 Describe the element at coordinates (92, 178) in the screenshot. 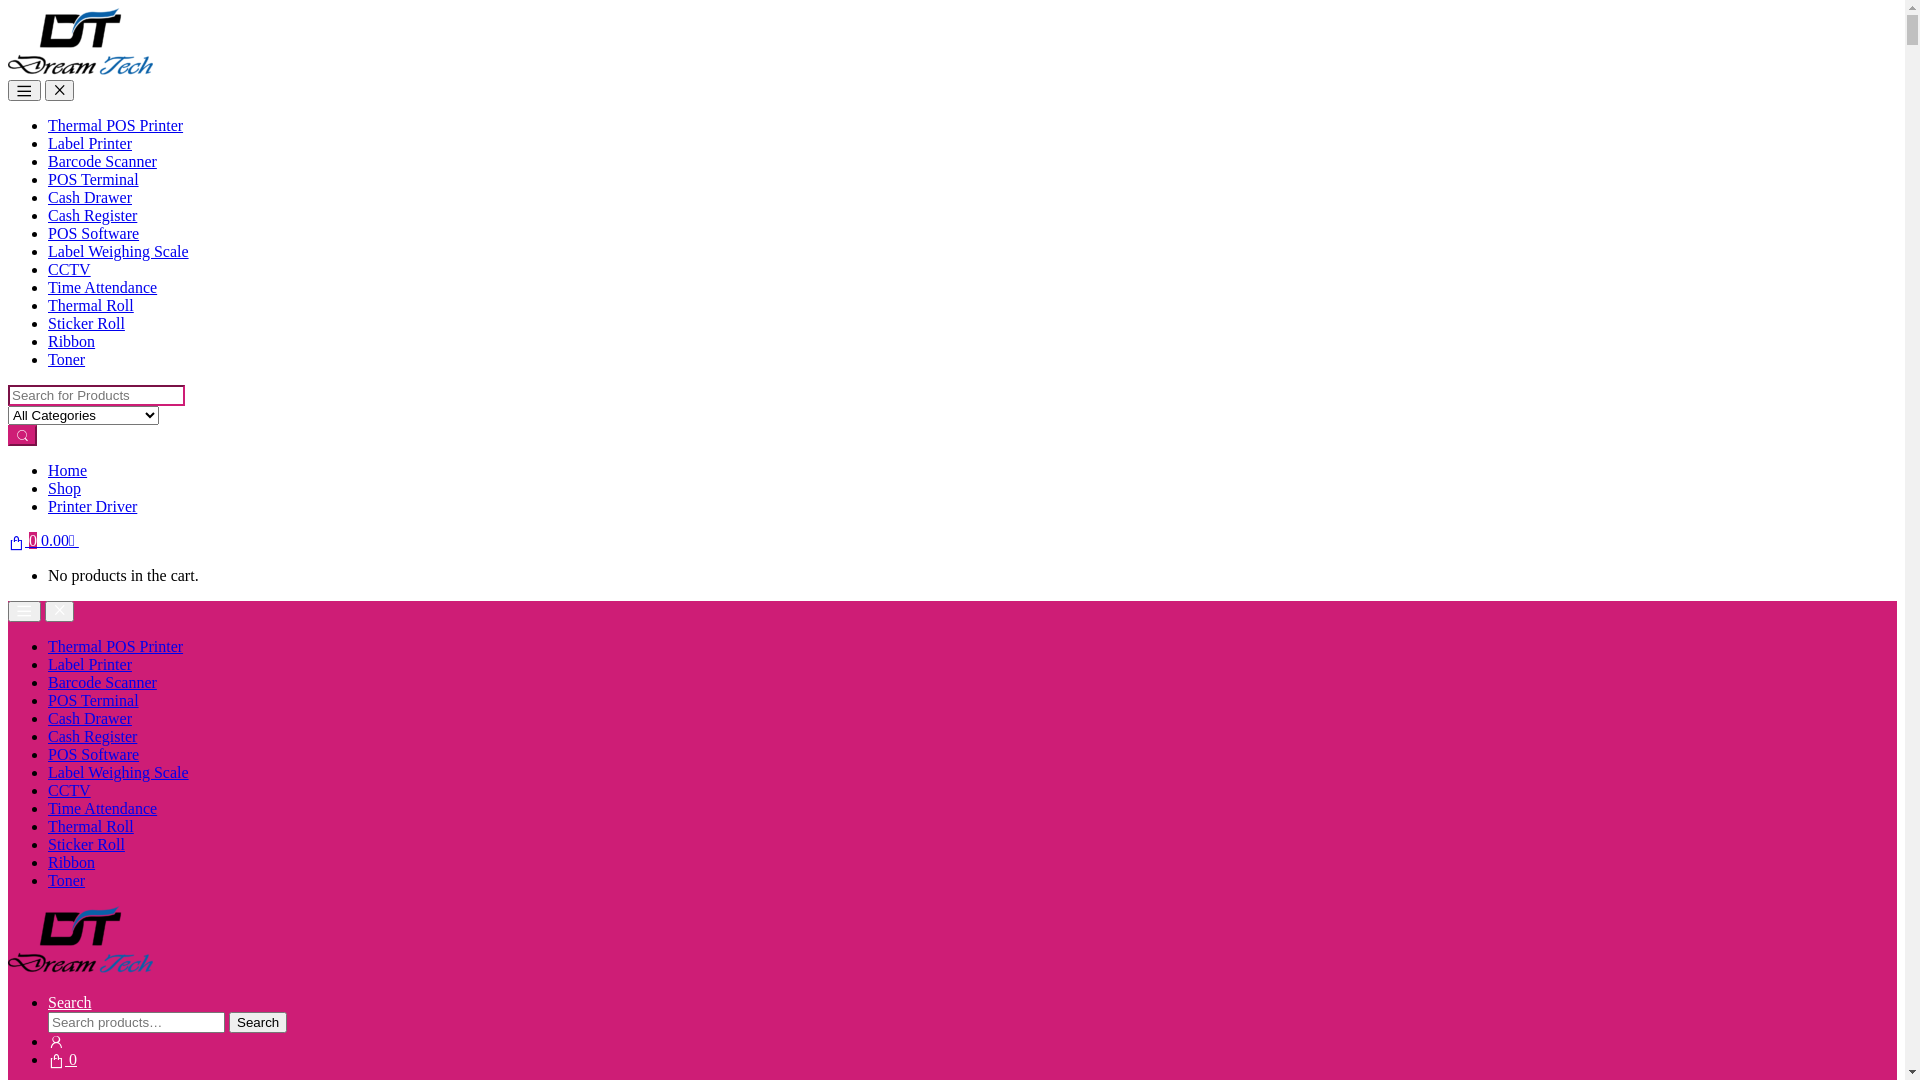

I see `'POS Terminal'` at that location.